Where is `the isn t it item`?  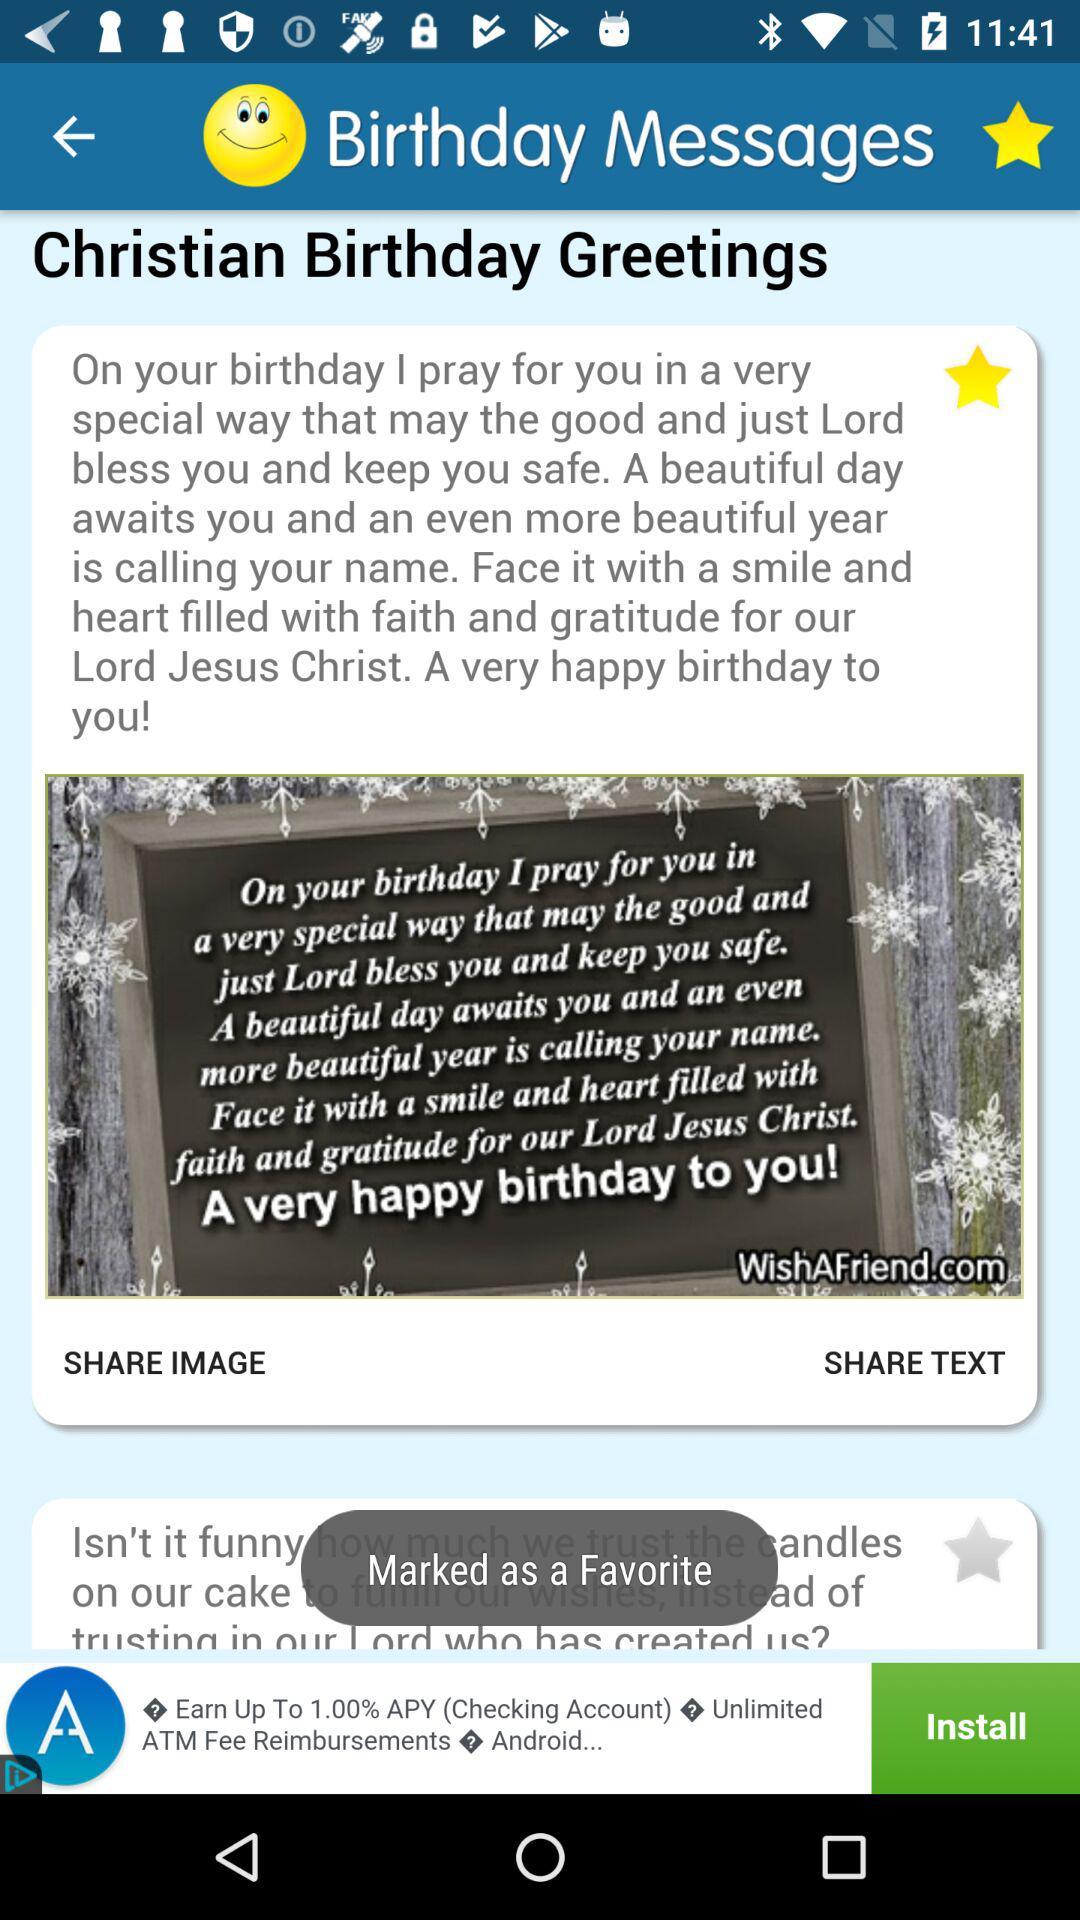 the isn t it item is located at coordinates (503, 1579).